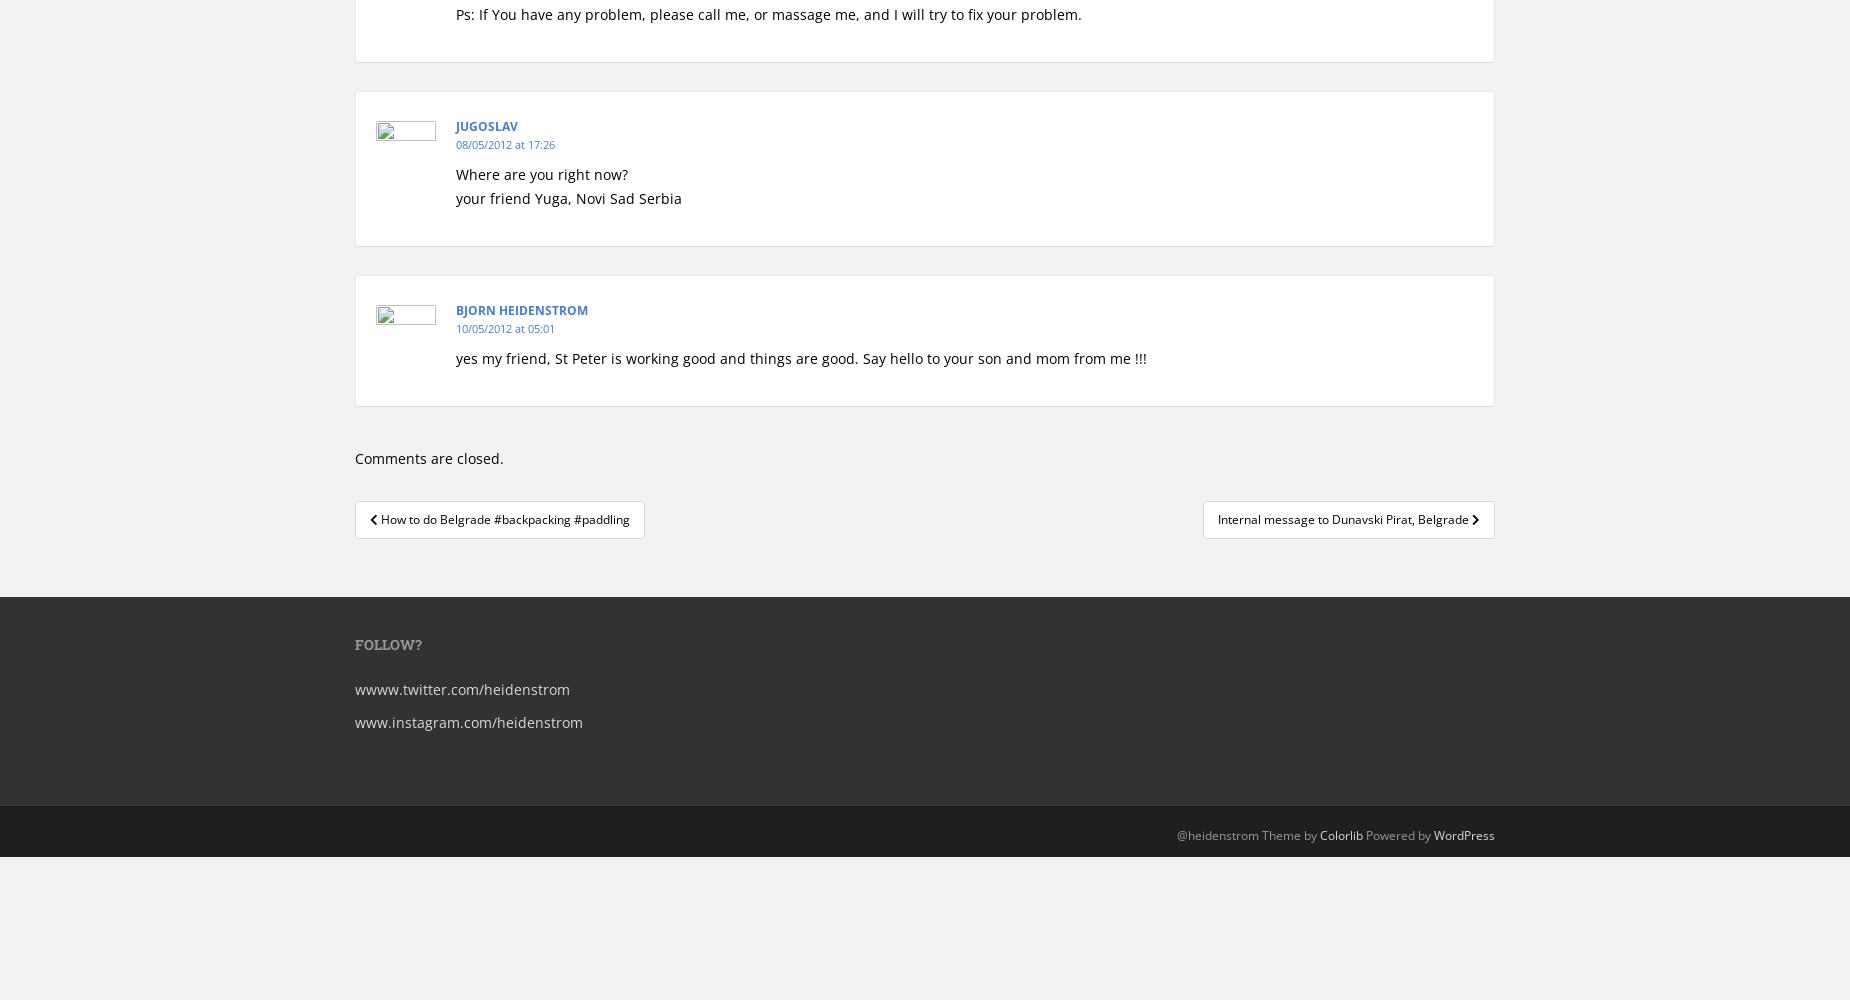  I want to click on 'Where are you right now?', so click(542, 174).